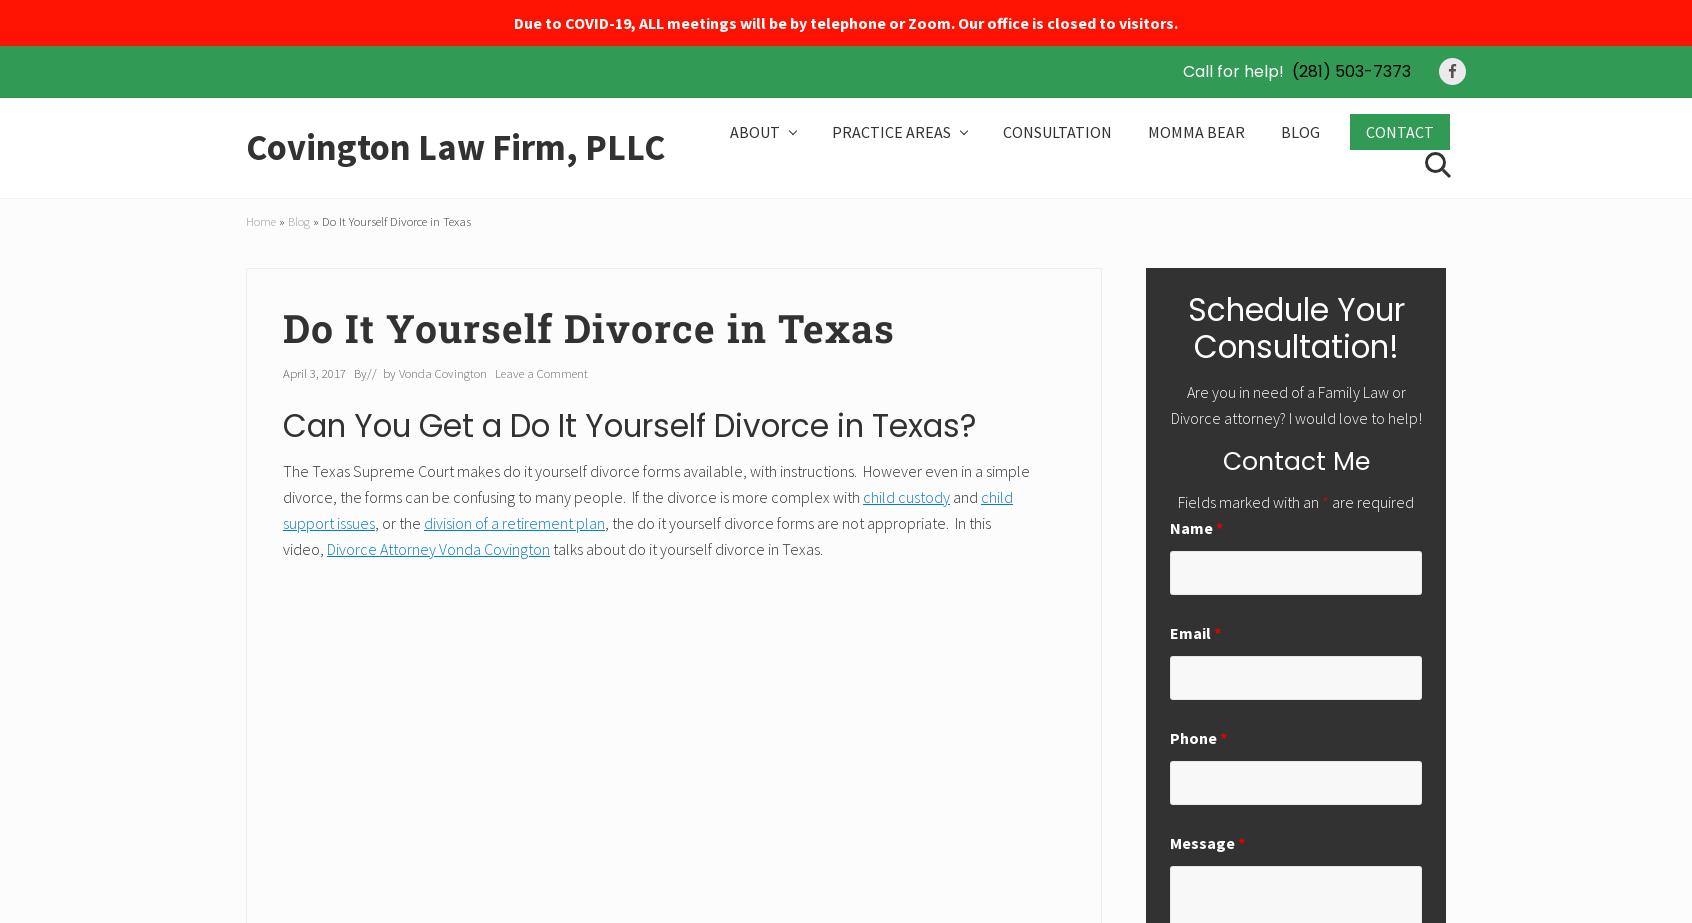 This screenshot has height=923, width=1692. I want to click on 'Fields marked with an', so click(1176, 500).